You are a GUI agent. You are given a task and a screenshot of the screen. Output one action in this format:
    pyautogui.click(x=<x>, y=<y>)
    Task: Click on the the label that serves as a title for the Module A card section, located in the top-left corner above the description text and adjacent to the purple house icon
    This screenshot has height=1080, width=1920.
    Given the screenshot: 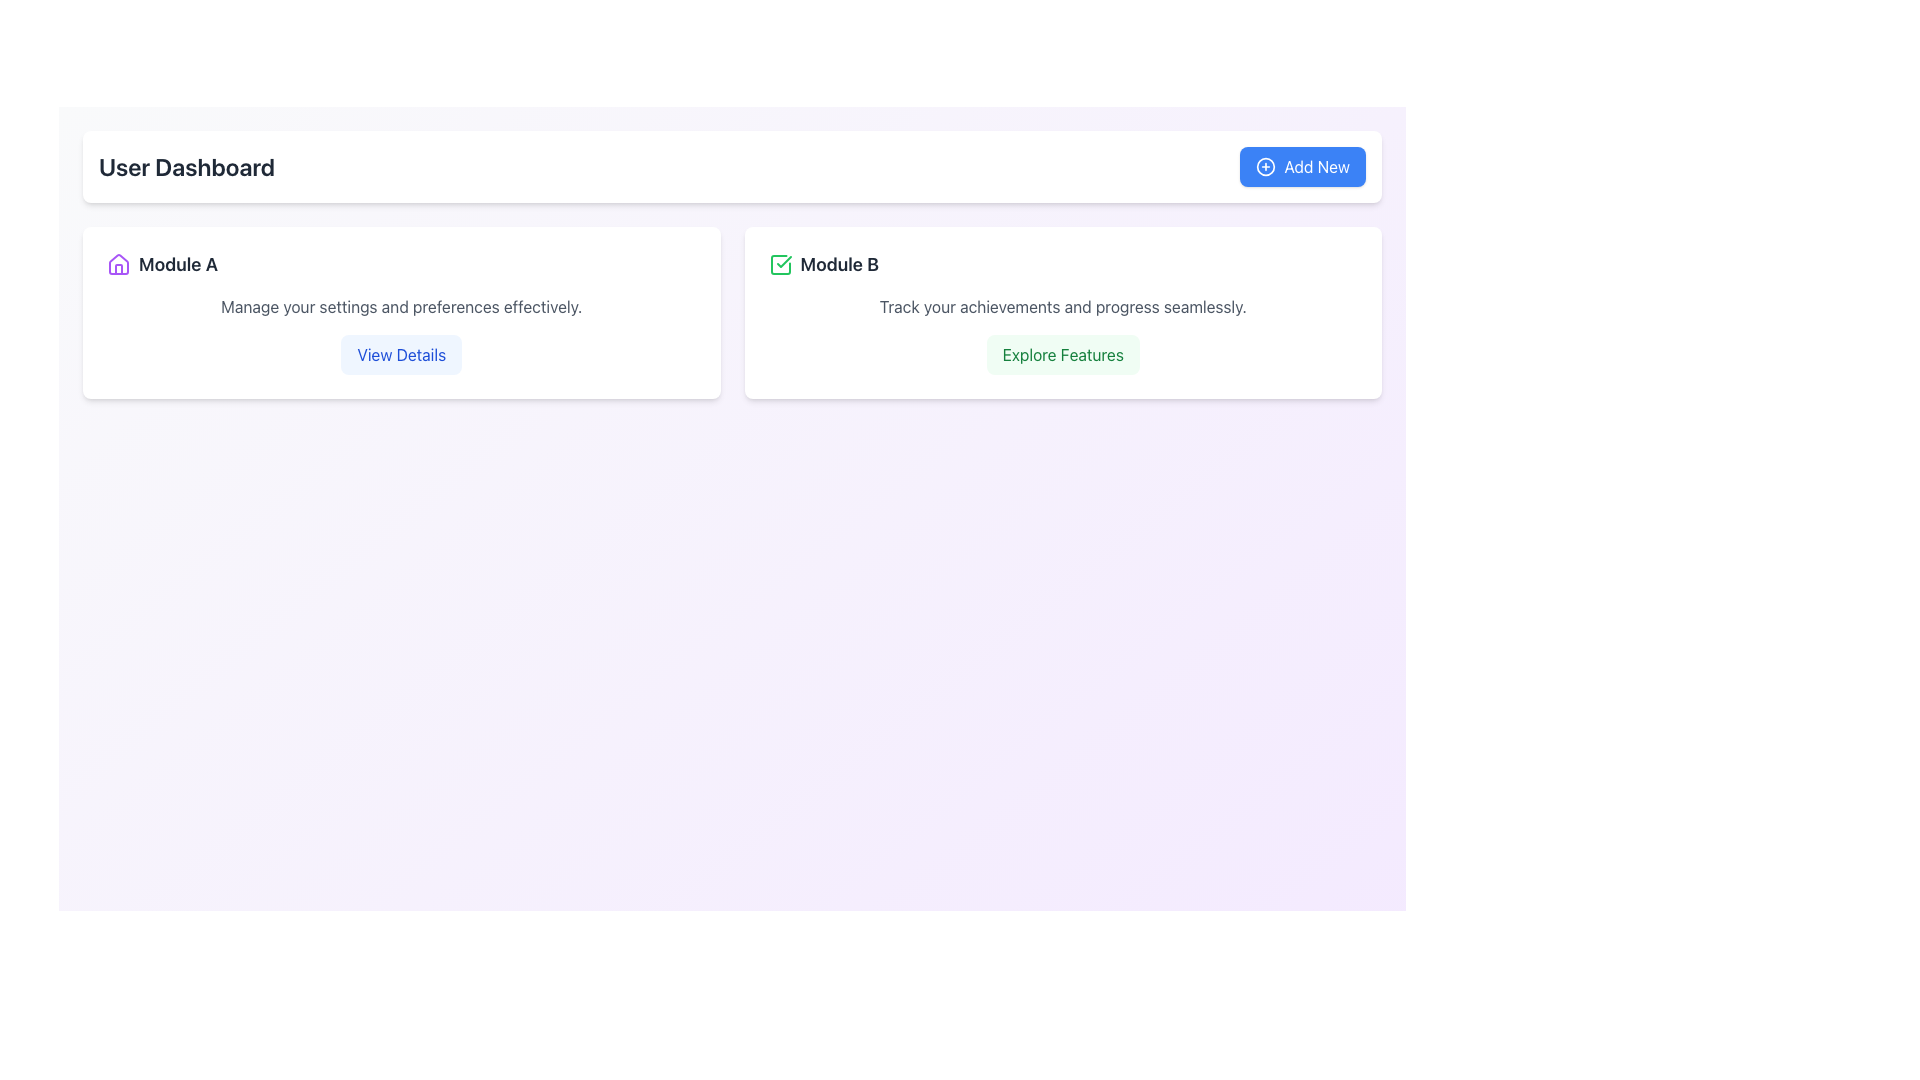 What is the action you would take?
    pyautogui.click(x=178, y=264)
    